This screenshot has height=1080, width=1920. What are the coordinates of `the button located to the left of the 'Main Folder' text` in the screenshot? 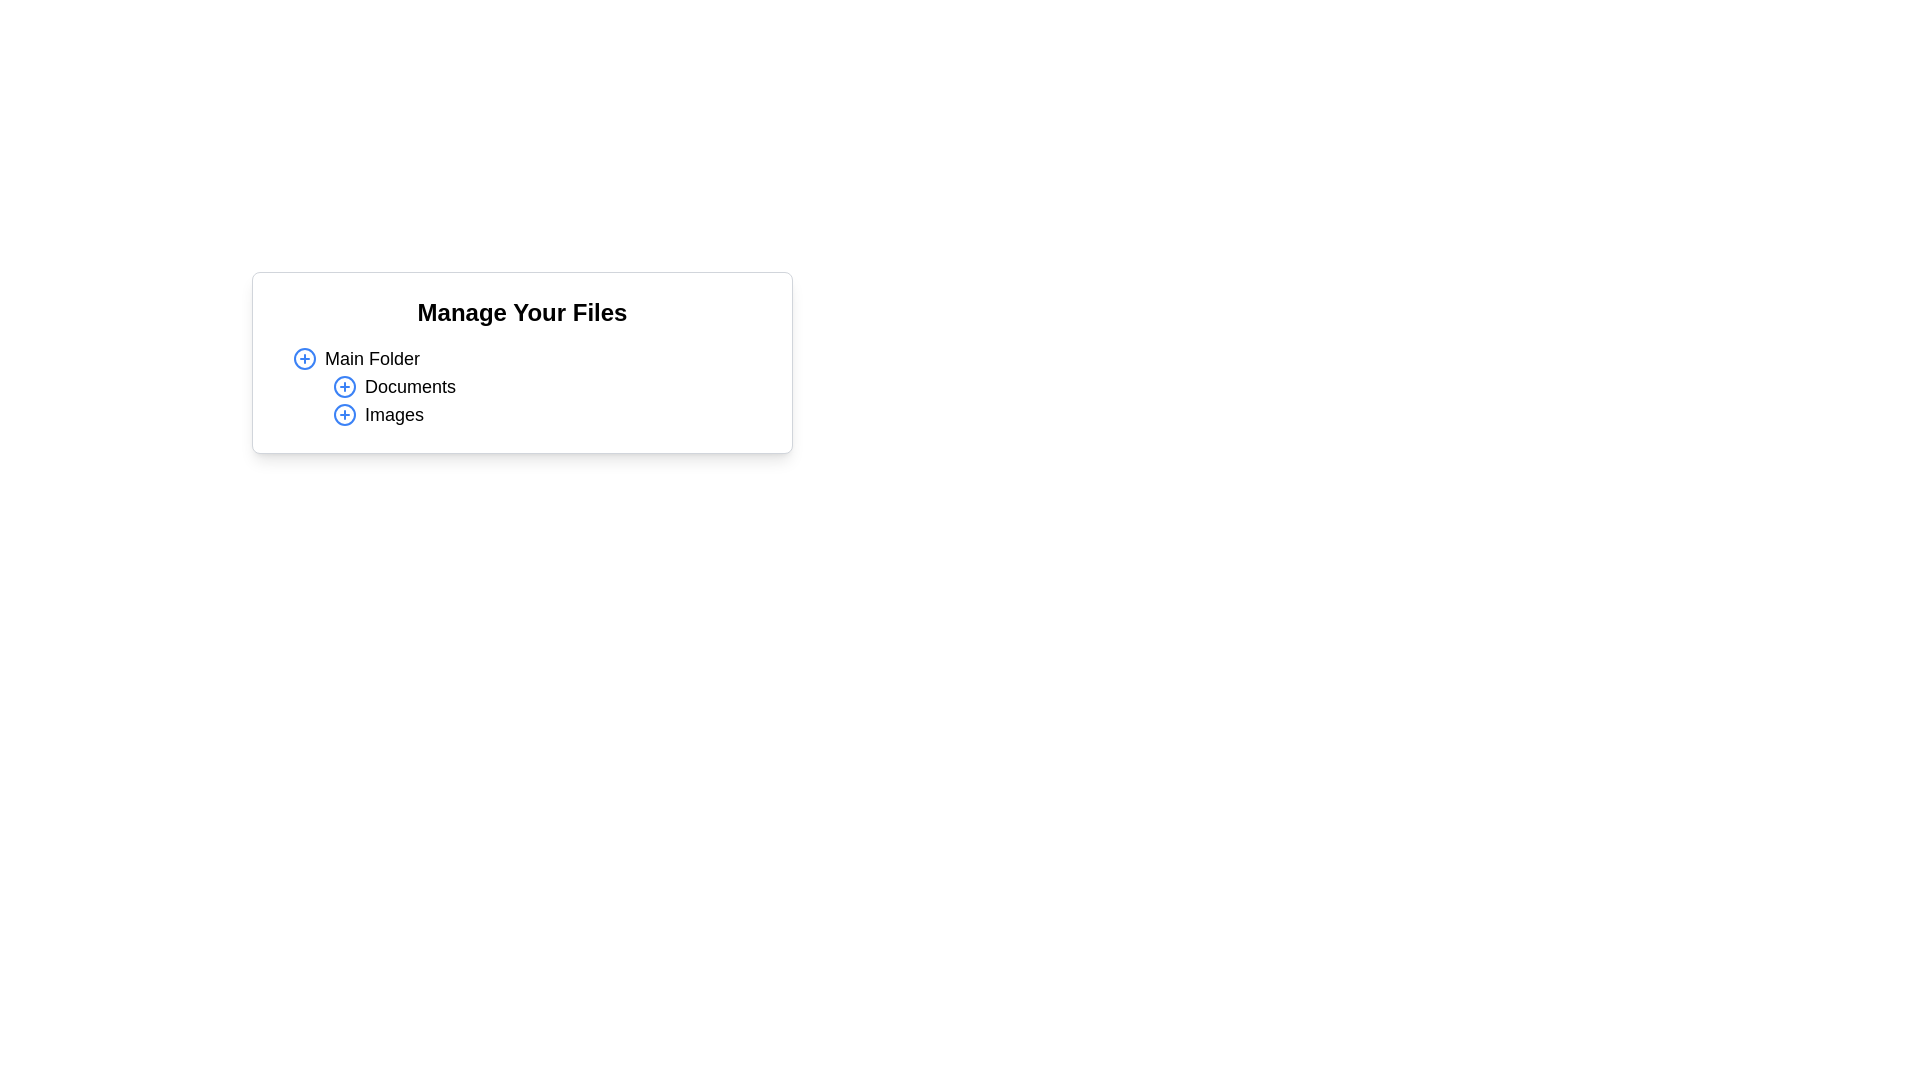 It's located at (304, 357).